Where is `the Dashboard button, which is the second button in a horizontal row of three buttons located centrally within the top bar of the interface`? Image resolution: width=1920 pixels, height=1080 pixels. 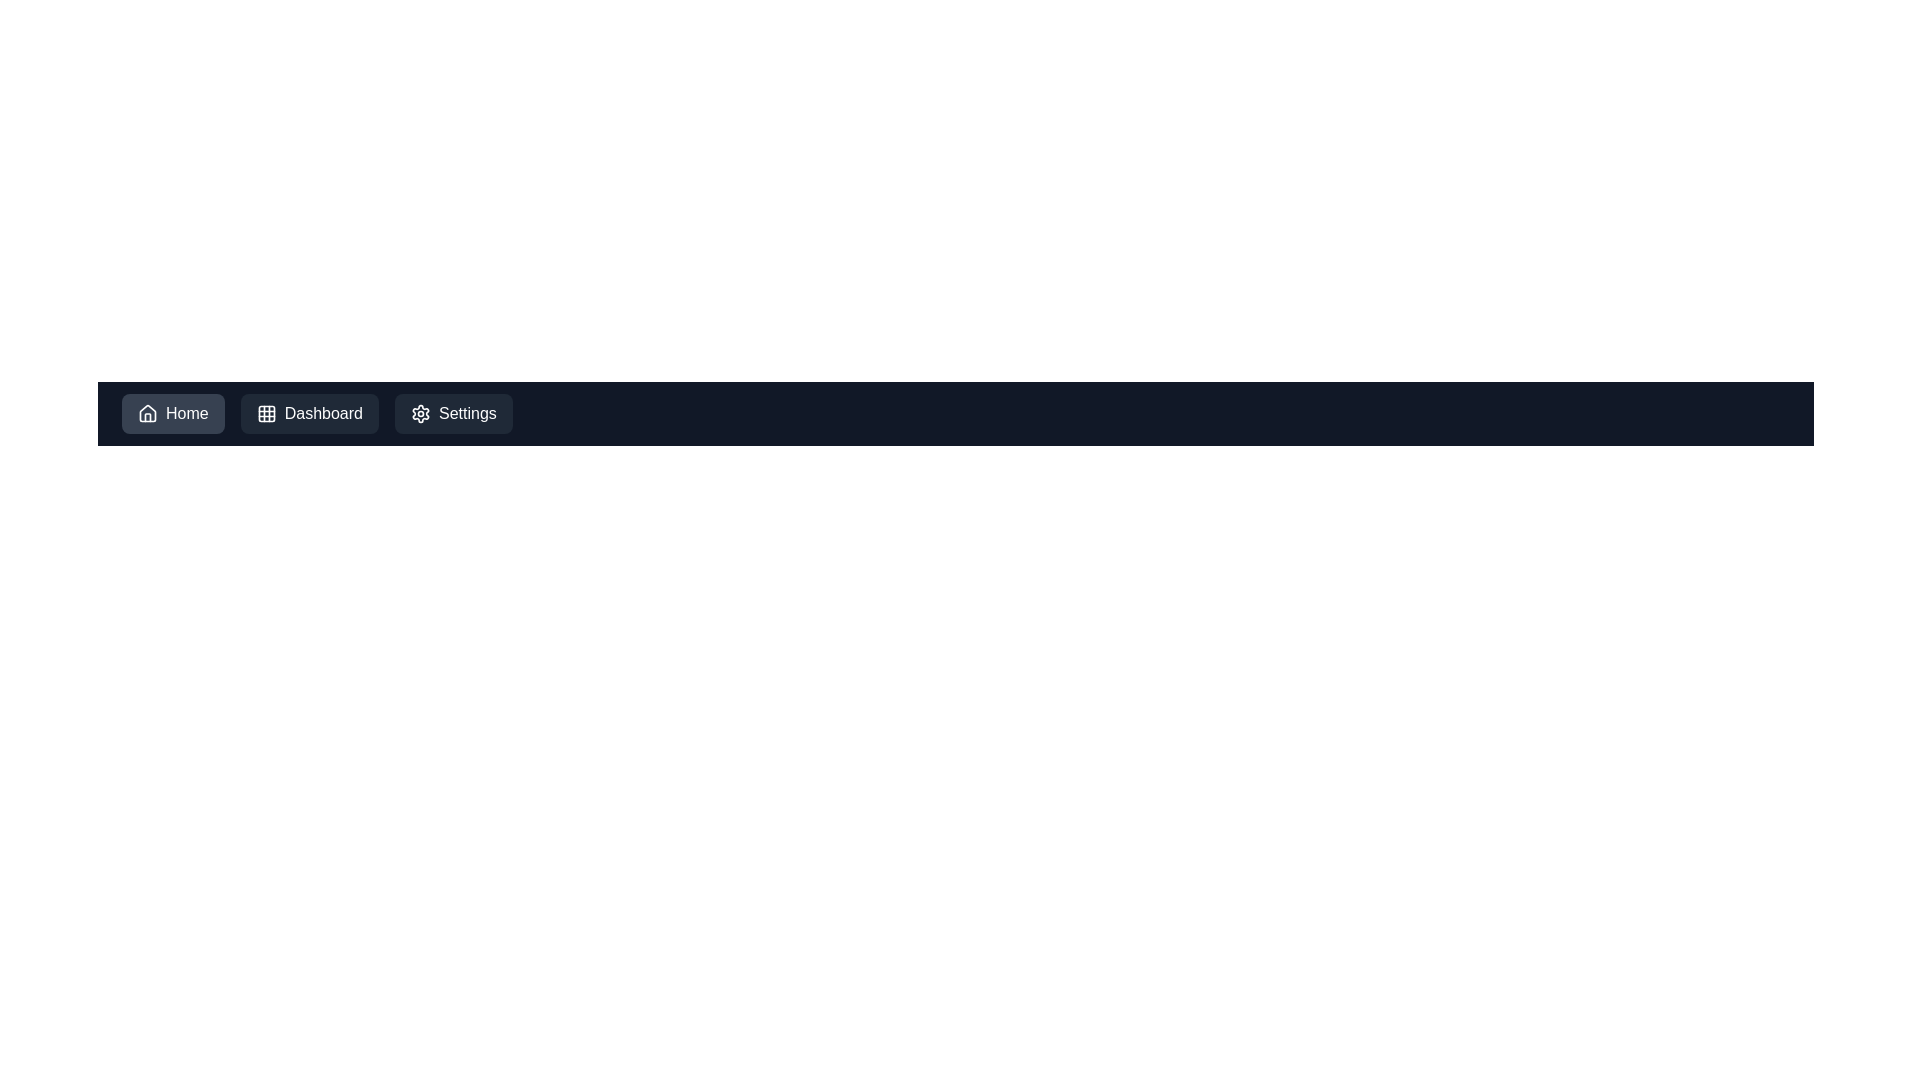
the Dashboard button, which is the second button in a horizontal row of three buttons located centrally within the top bar of the interface is located at coordinates (308, 412).